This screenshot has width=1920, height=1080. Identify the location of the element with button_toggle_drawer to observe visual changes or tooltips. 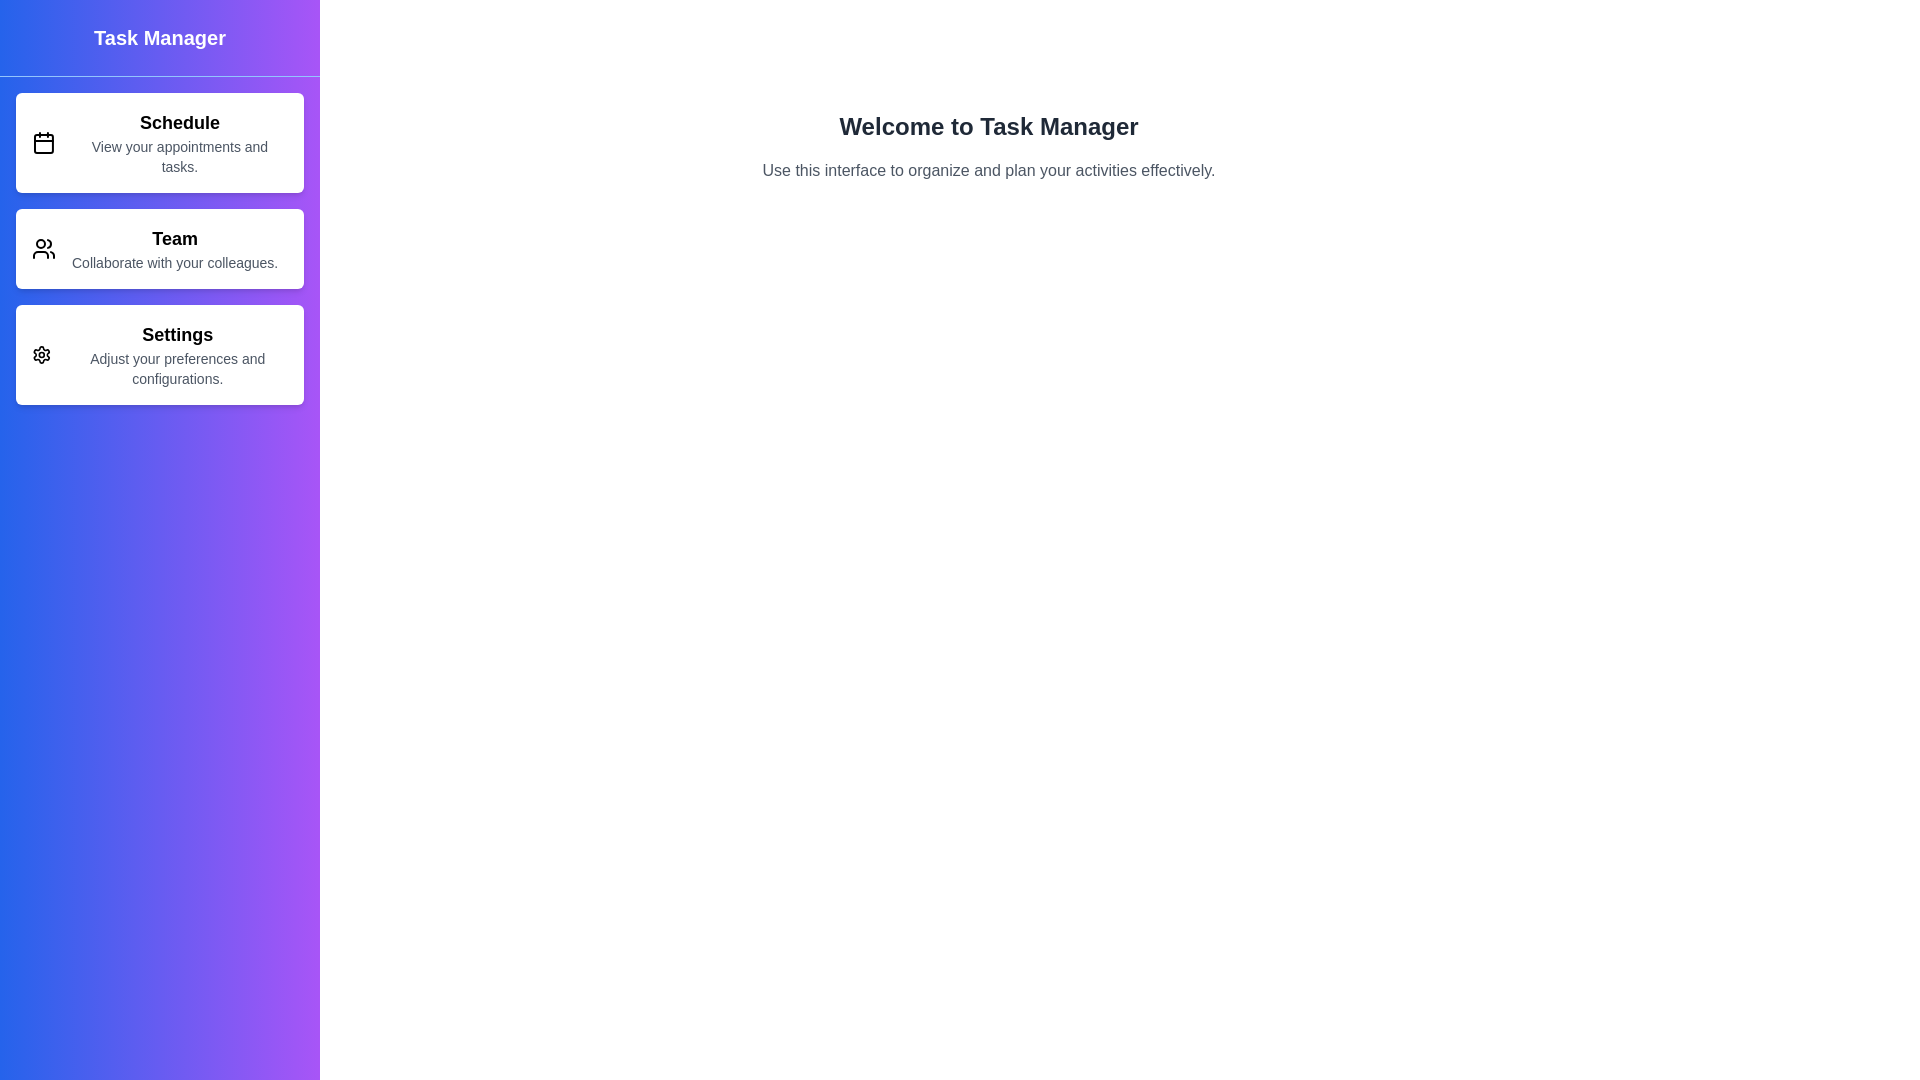
(206, 103).